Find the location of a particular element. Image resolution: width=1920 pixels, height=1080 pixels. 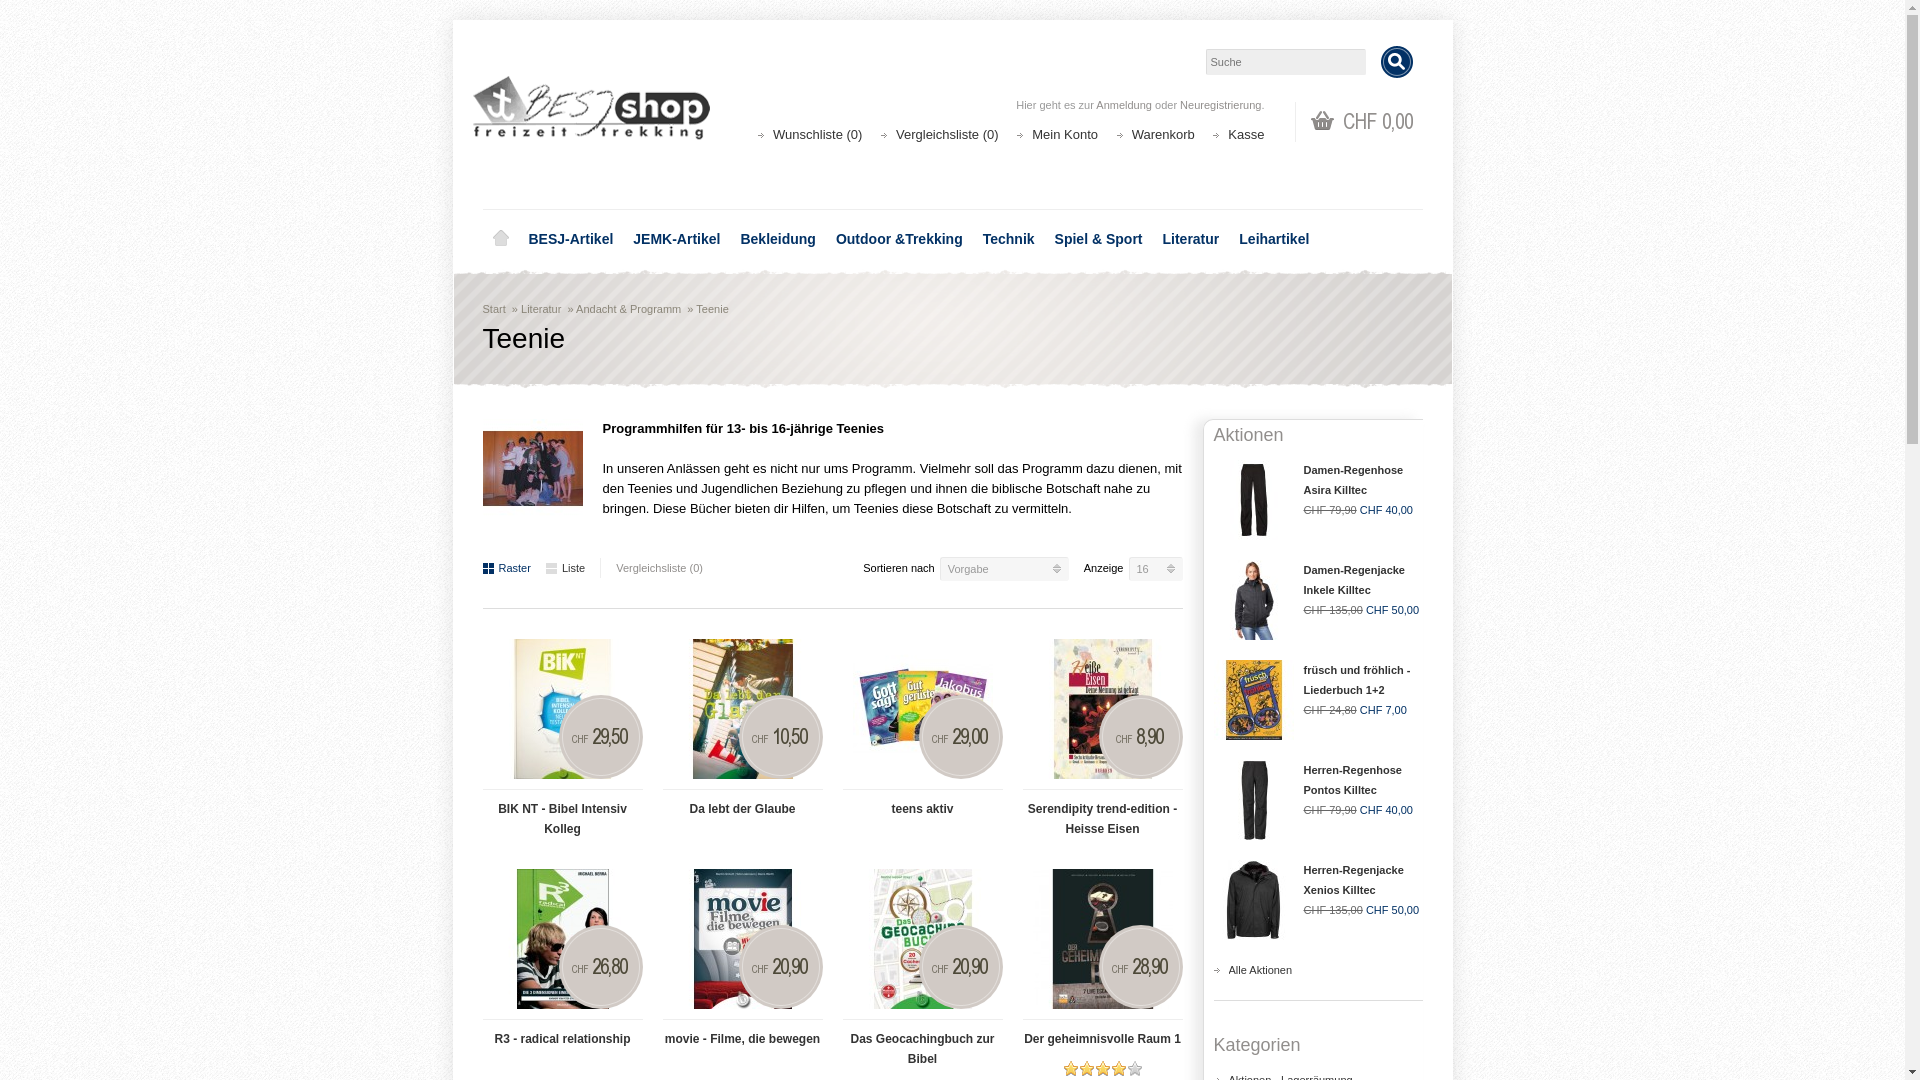

'movie - Filme, die bewegen' is located at coordinates (741, 1033).